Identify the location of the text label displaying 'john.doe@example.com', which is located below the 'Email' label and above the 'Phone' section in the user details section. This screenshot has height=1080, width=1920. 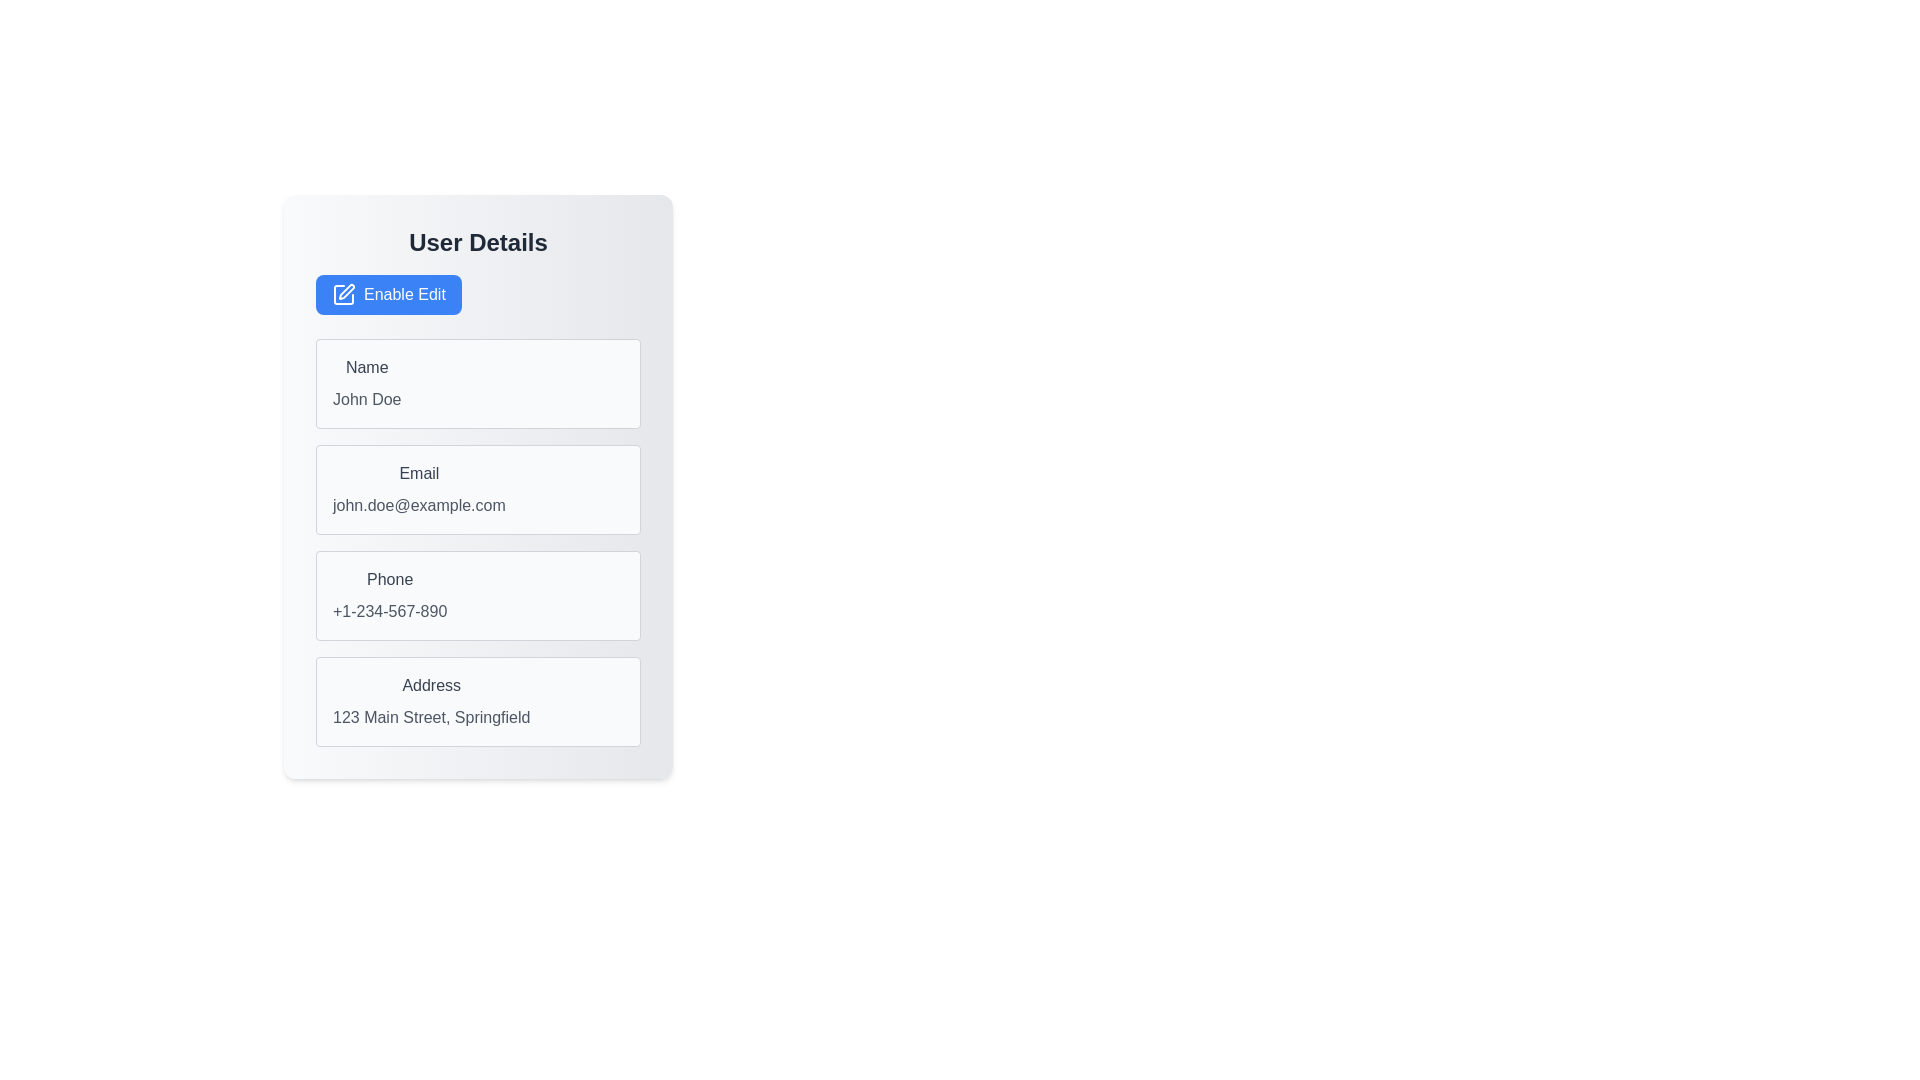
(418, 504).